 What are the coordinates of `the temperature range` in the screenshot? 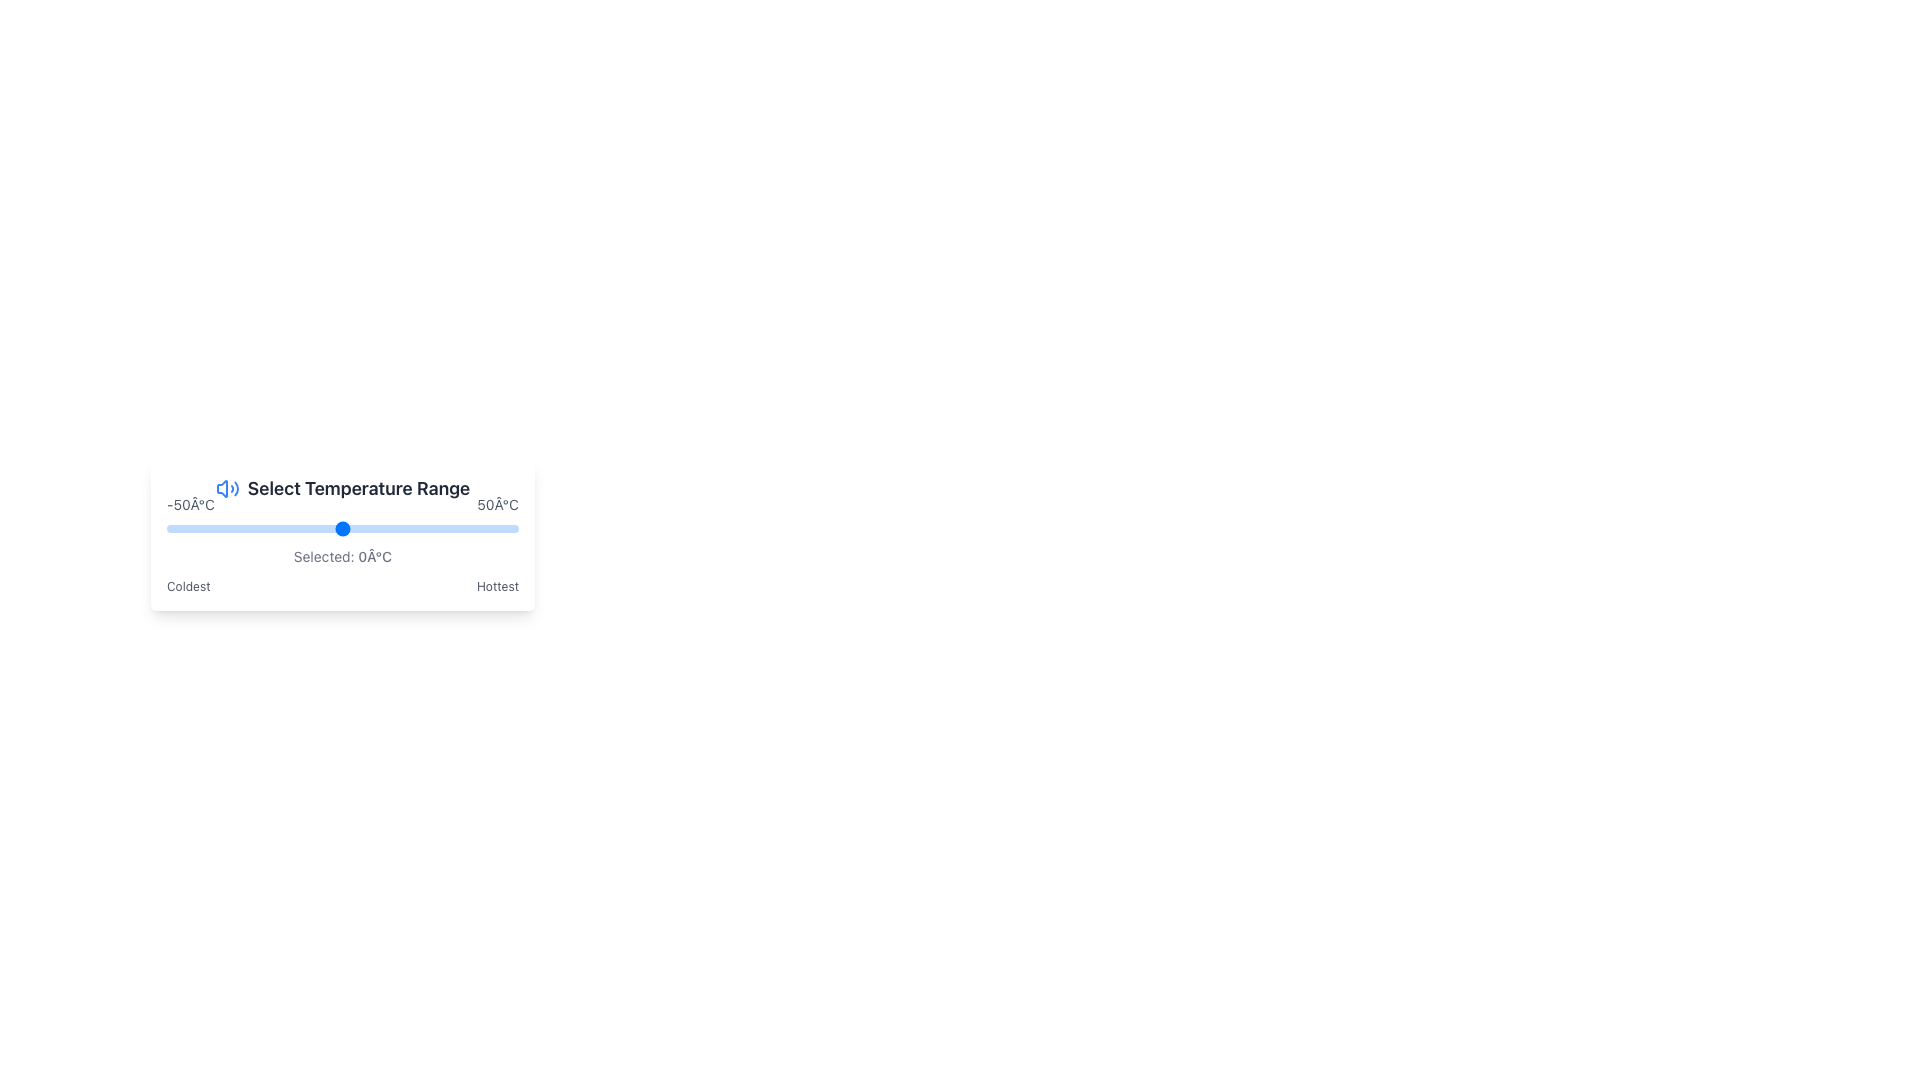 It's located at (497, 527).